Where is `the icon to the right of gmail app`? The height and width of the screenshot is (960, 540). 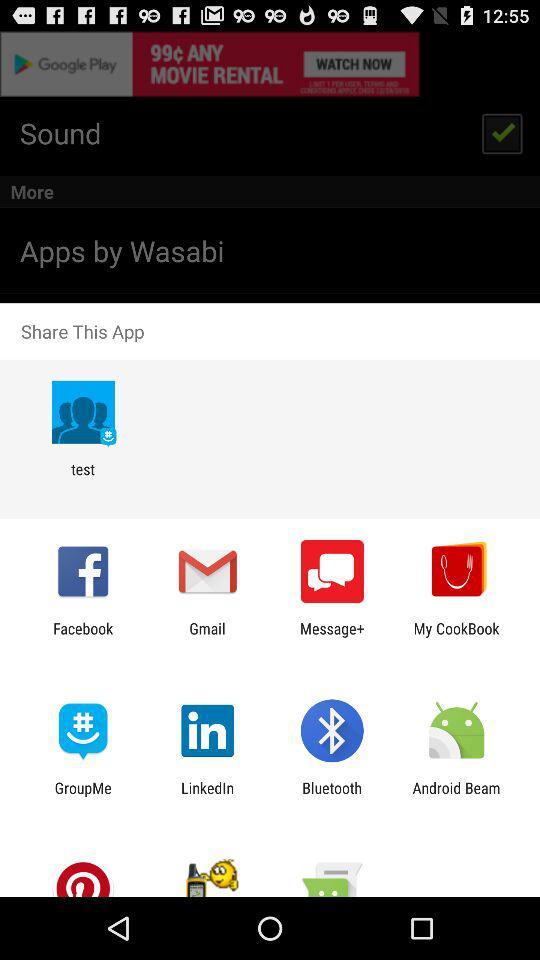 the icon to the right of gmail app is located at coordinates (332, 636).